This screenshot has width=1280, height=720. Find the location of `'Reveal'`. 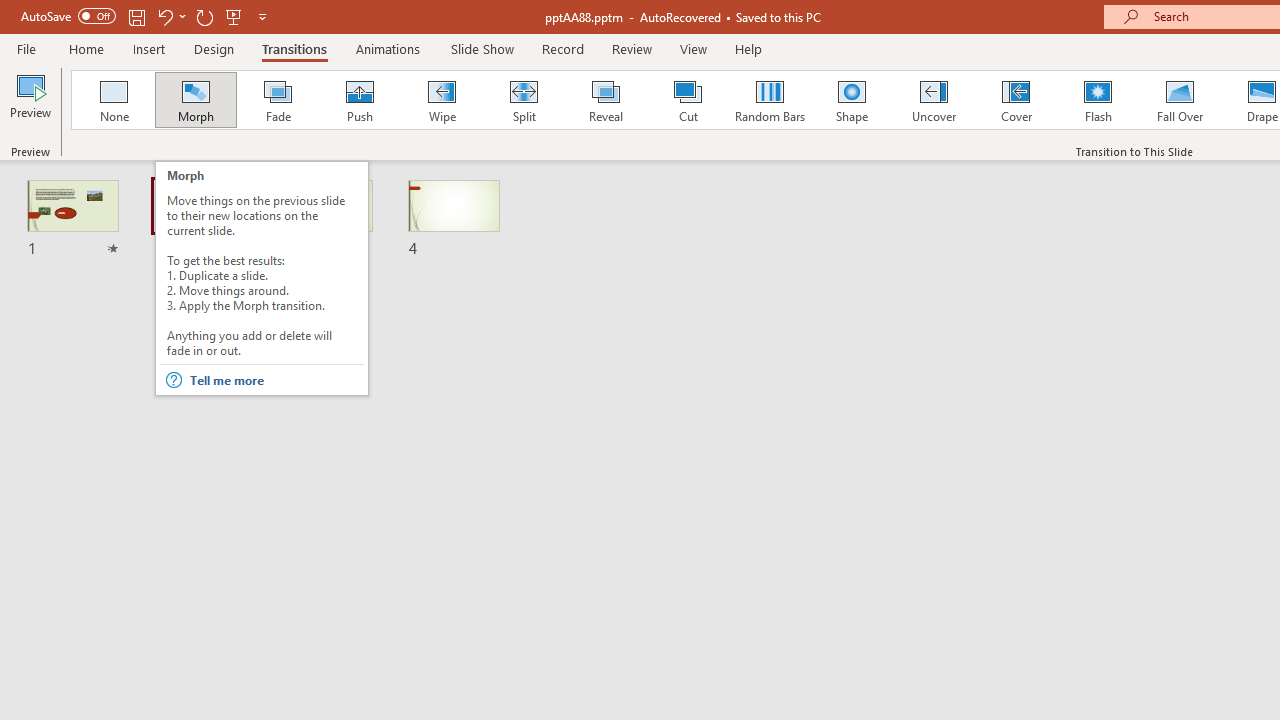

'Reveal' is located at coordinates (604, 100).